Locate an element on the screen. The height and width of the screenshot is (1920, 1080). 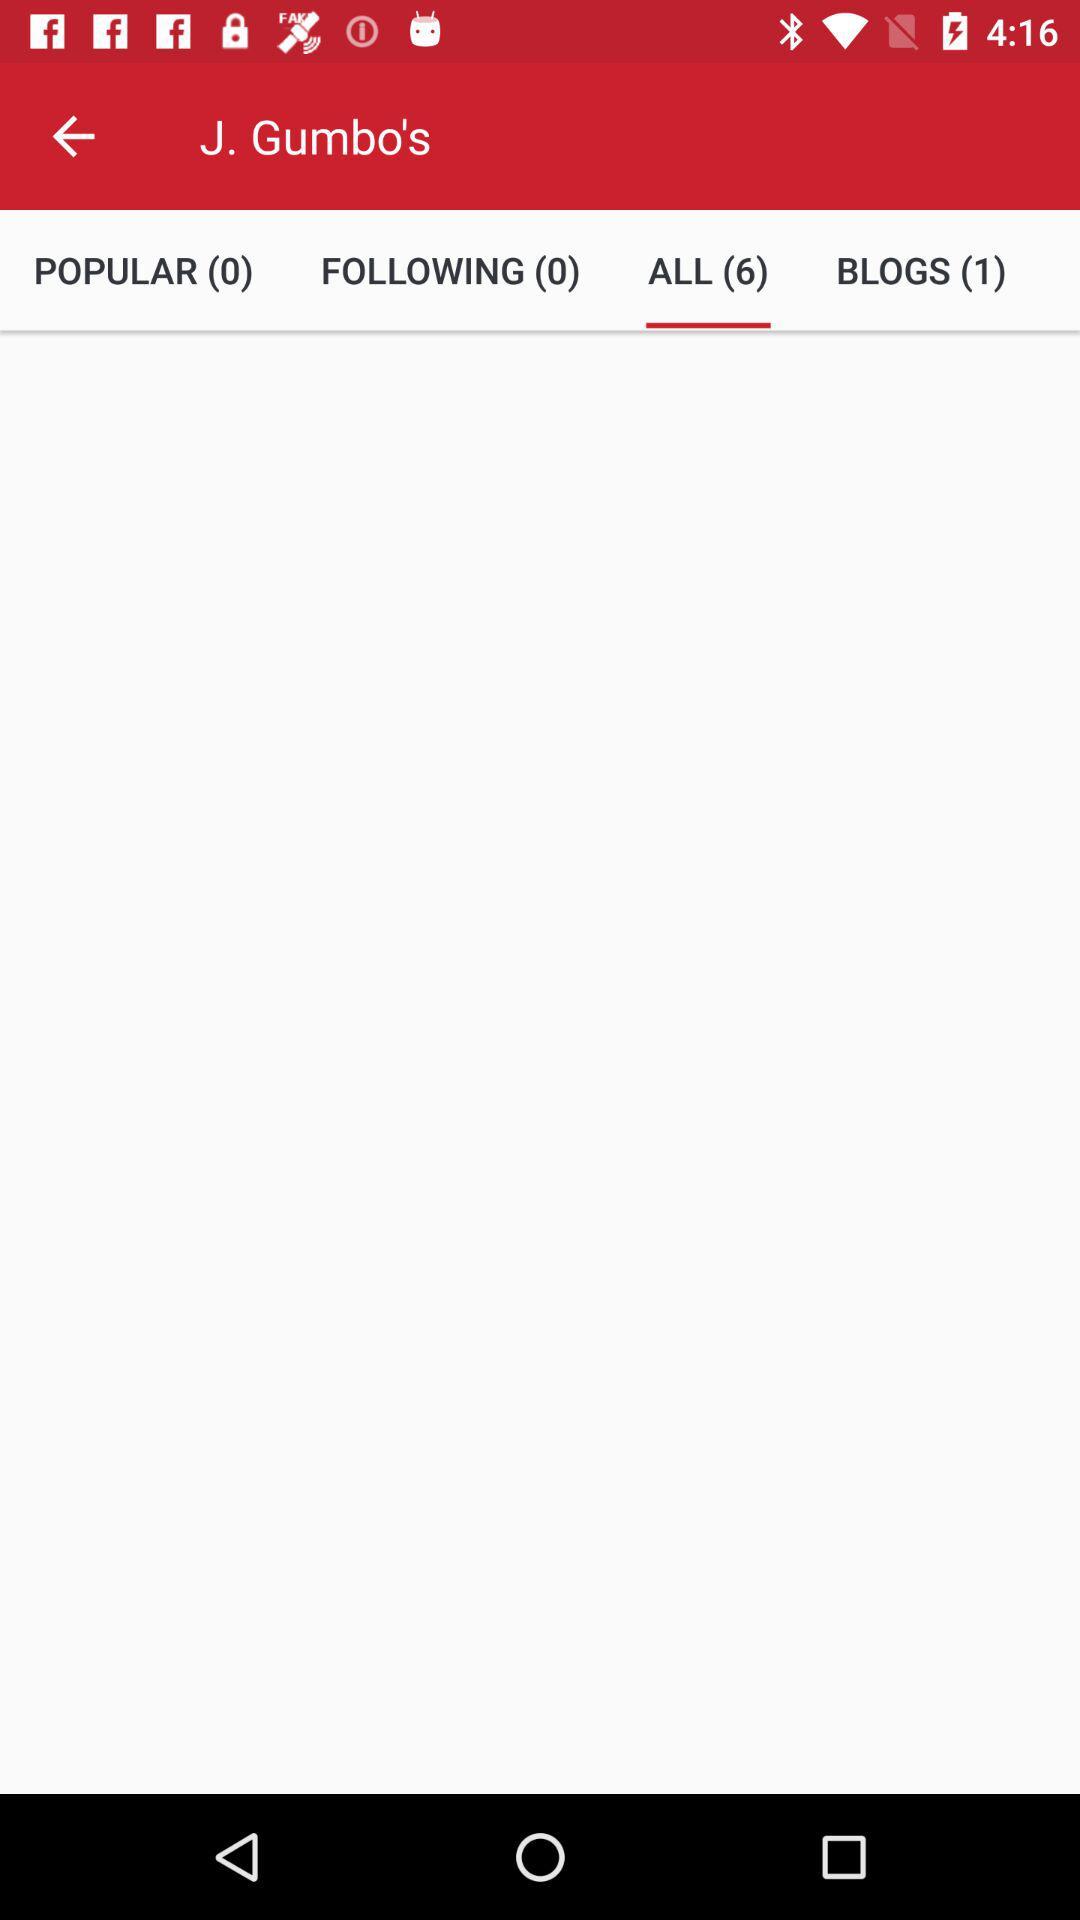
the following (0) is located at coordinates (450, 269).